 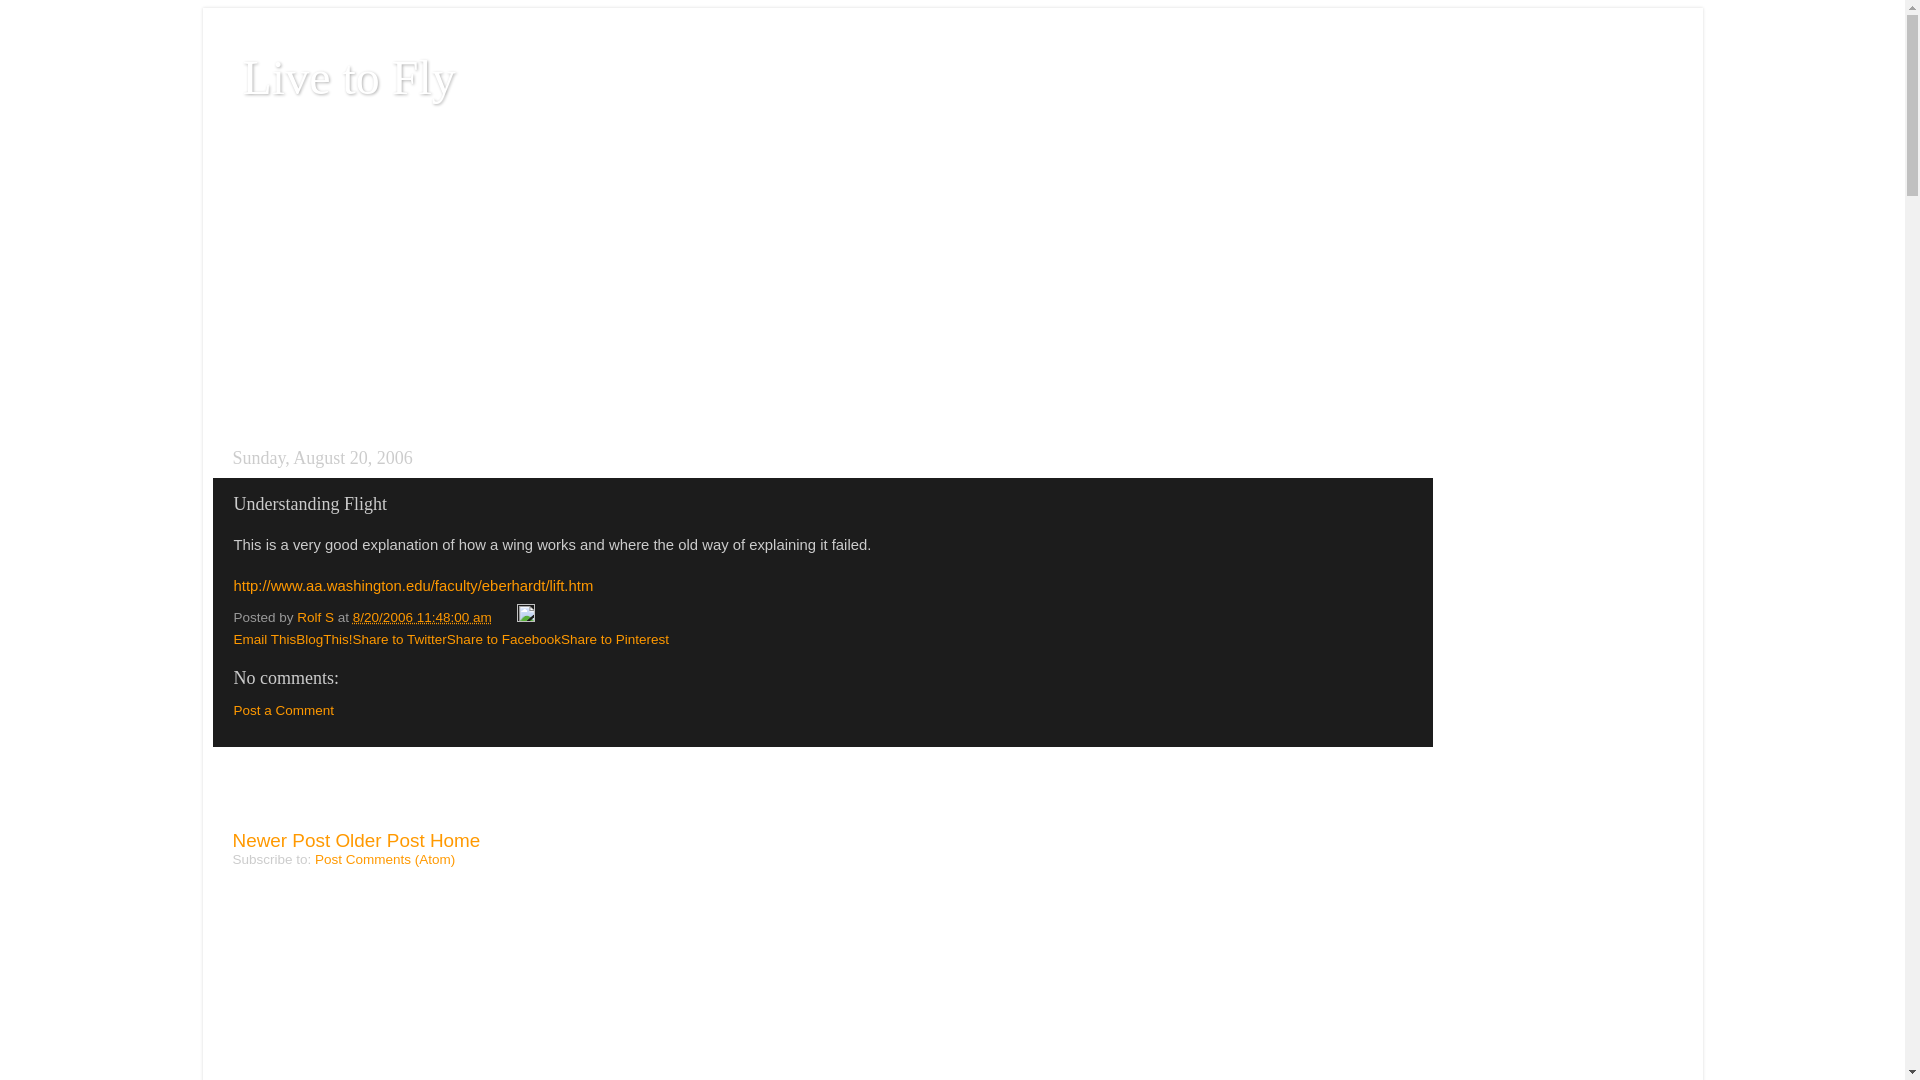 What do you see at coordinates (316, 616) in the screenshot?
I see `'Rolf S'` at bounding box center [316, 616].